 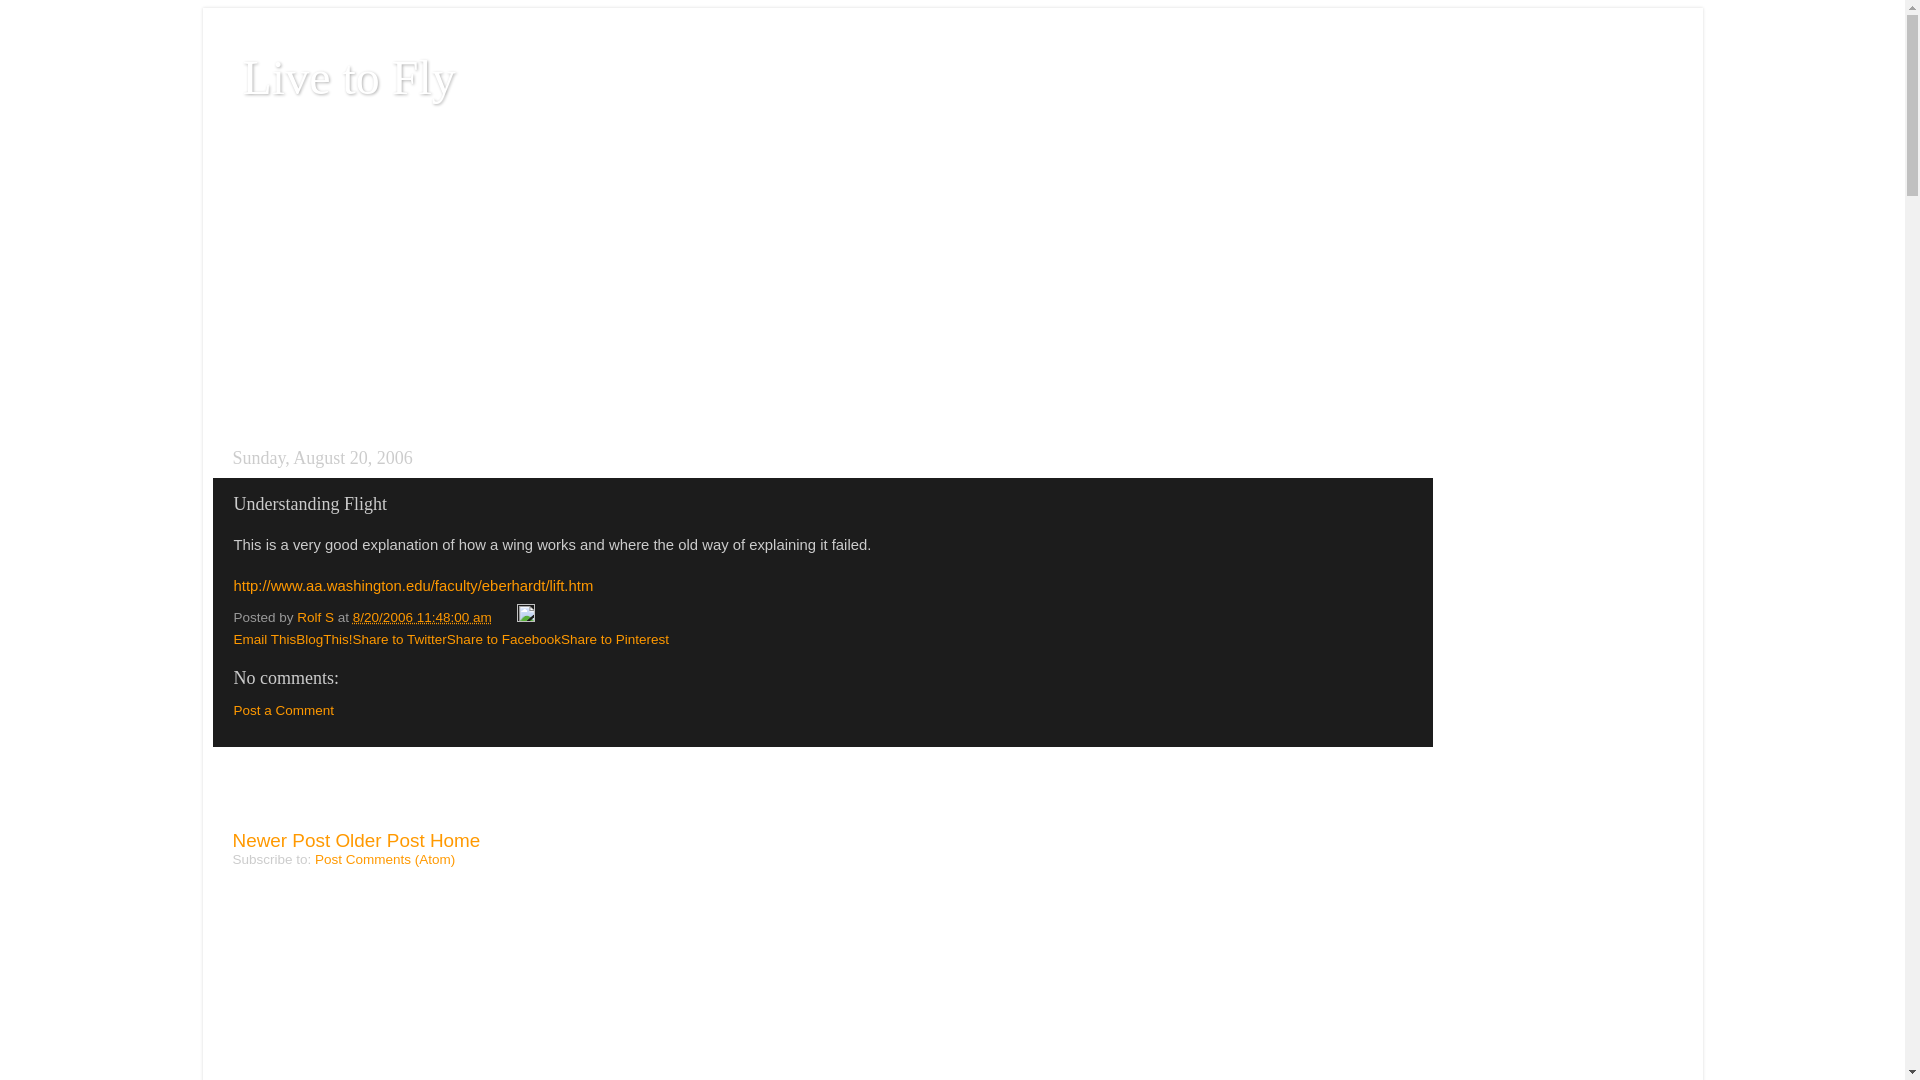 What do you see at coordinates (316, 616) in the screenshot?
I see `'Rolf S'` at bounding box center [316, 616].